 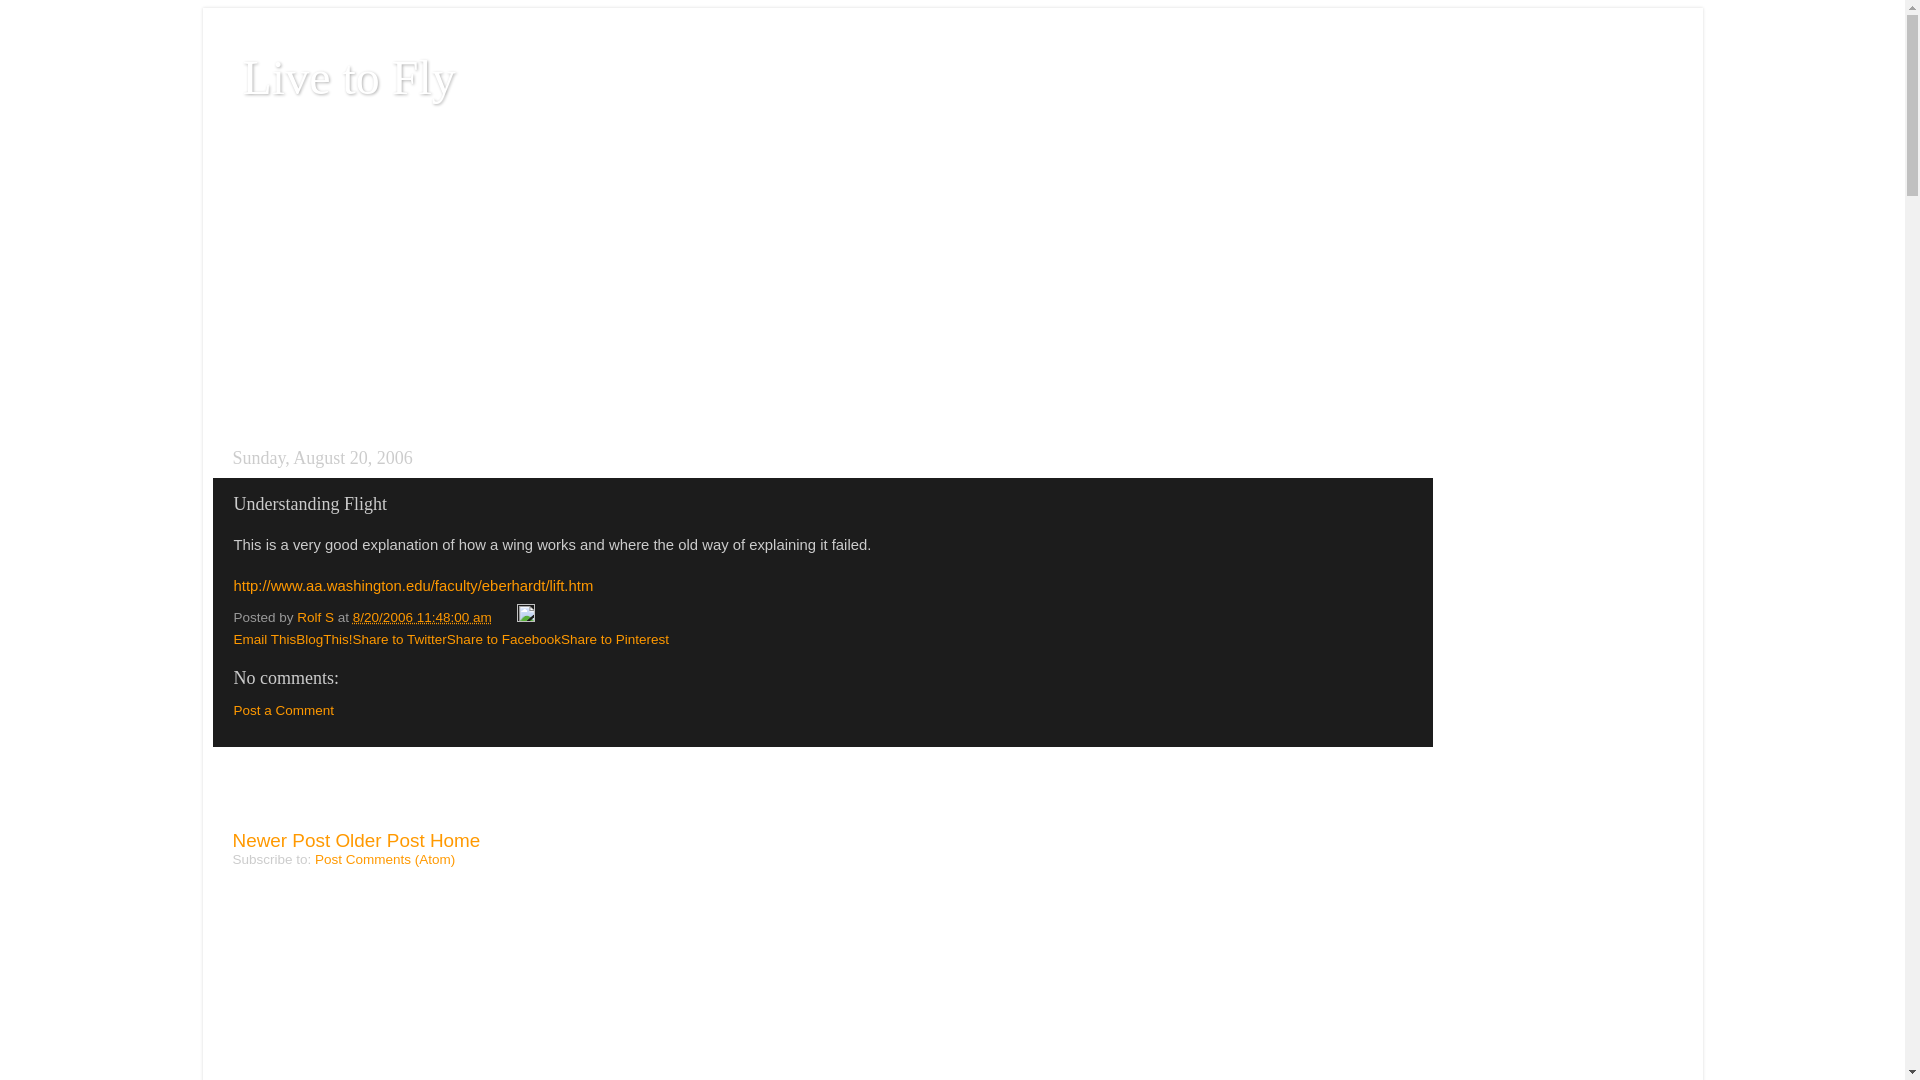 What do you see at coordinates (316, 616) in the screenshot?
I see `'Rolf S'` at bounding box center [316, 616].